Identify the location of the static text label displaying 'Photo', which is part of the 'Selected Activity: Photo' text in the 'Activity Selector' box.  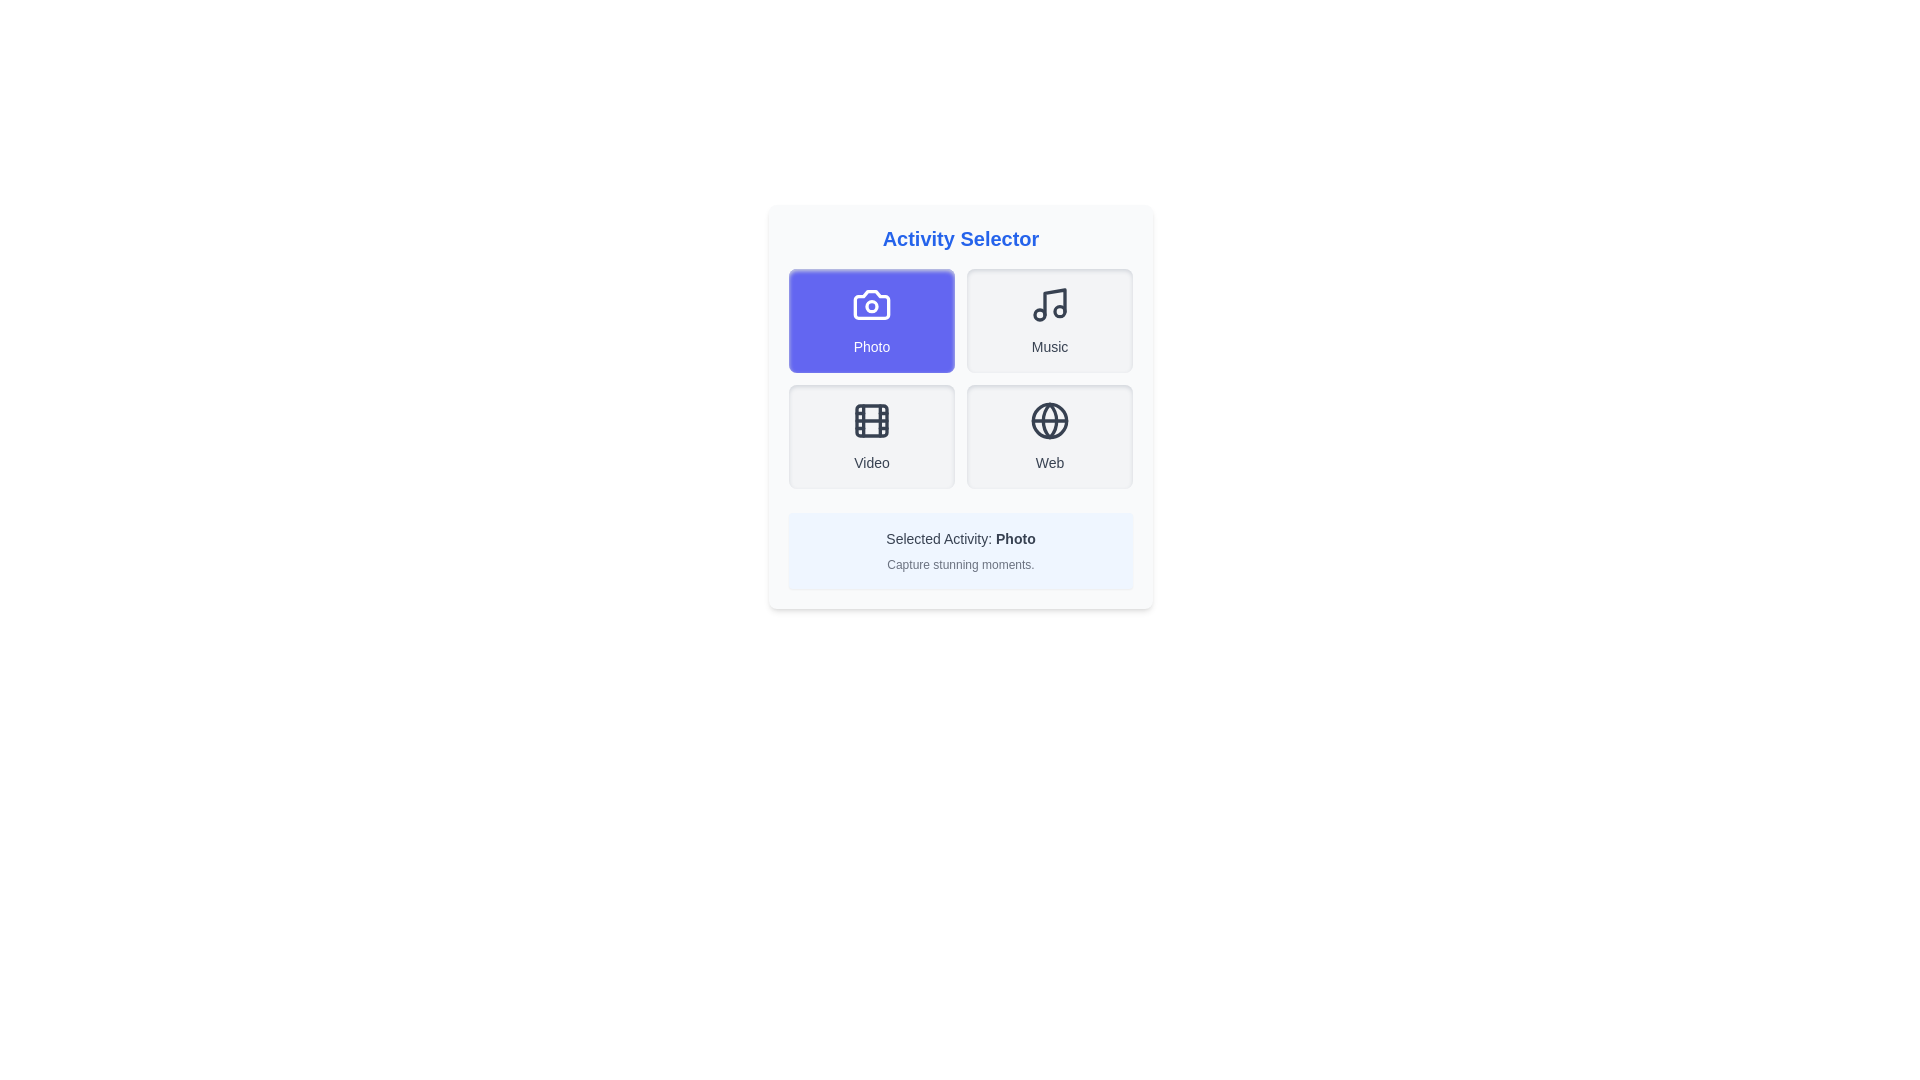
(1015, 538).